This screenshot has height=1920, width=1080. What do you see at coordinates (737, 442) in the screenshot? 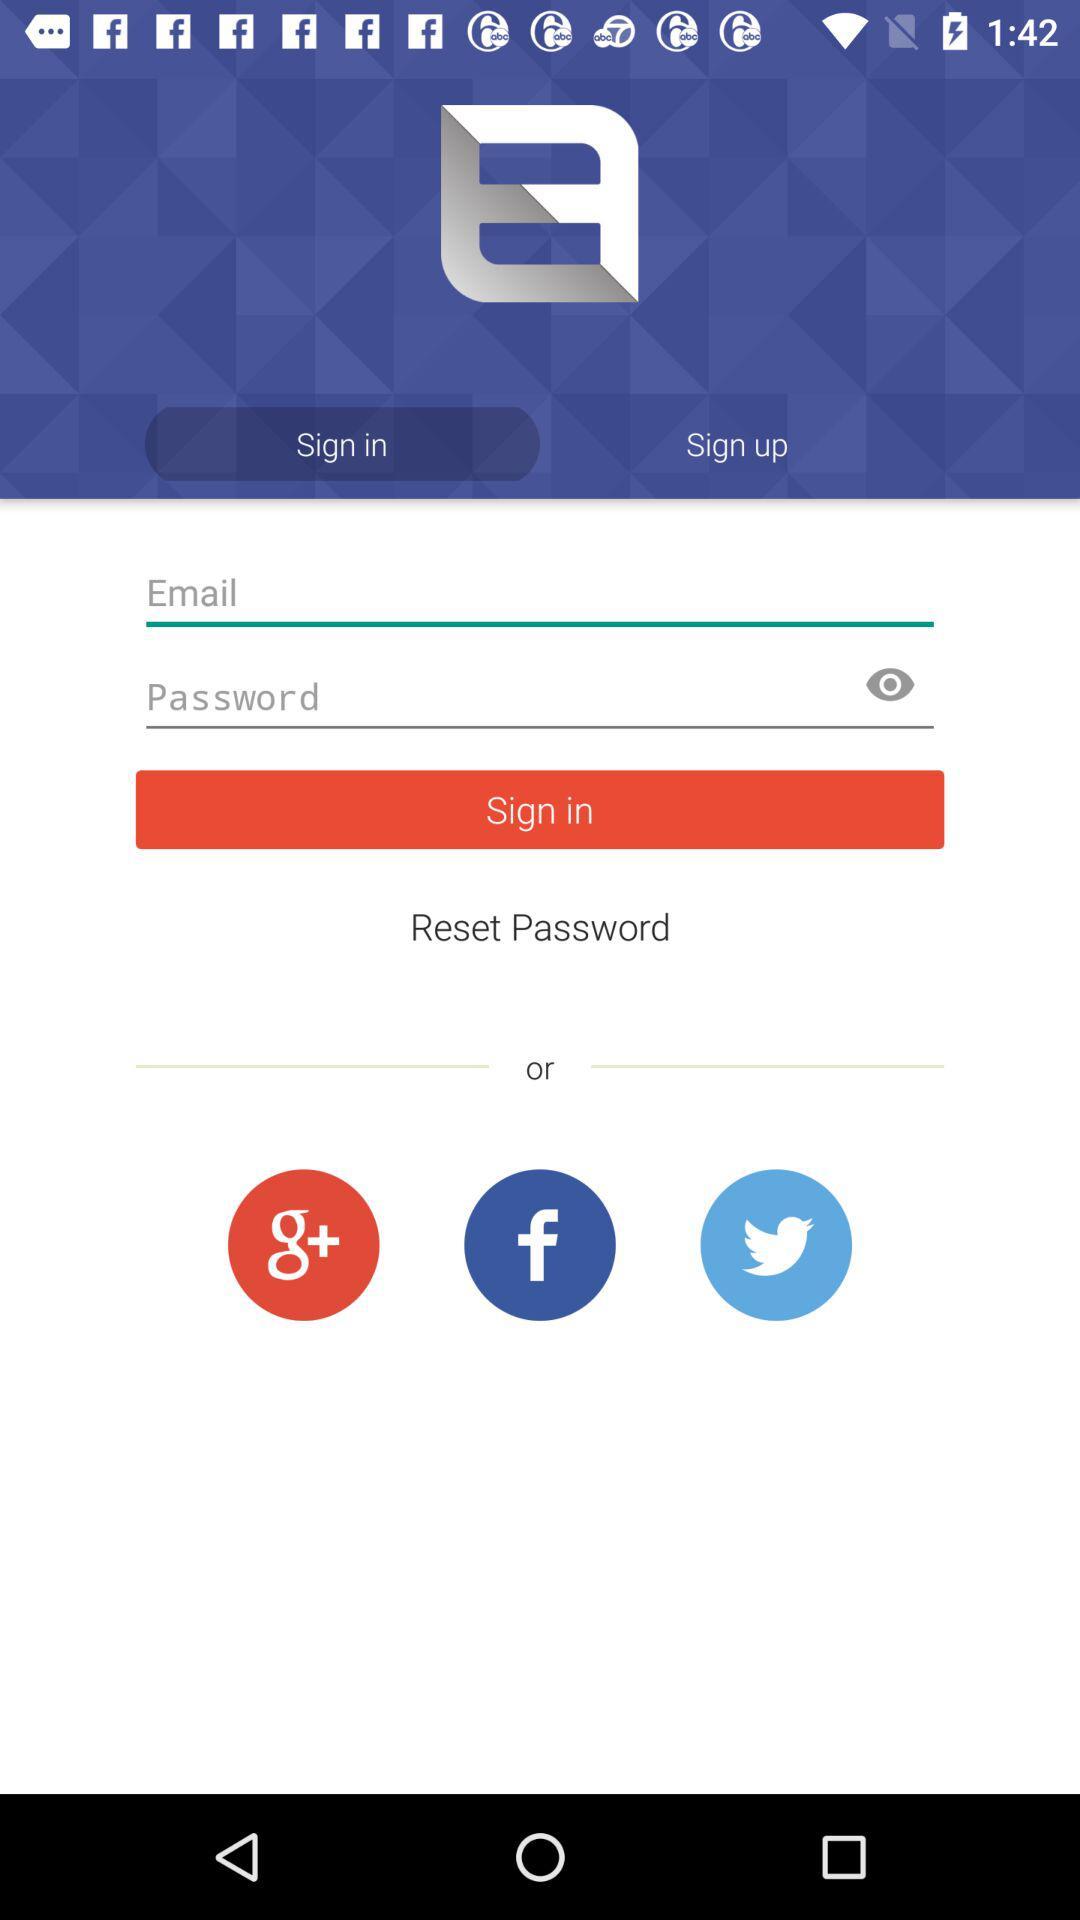
I see `icon at the top right corner` at bounding box center [737, 442].